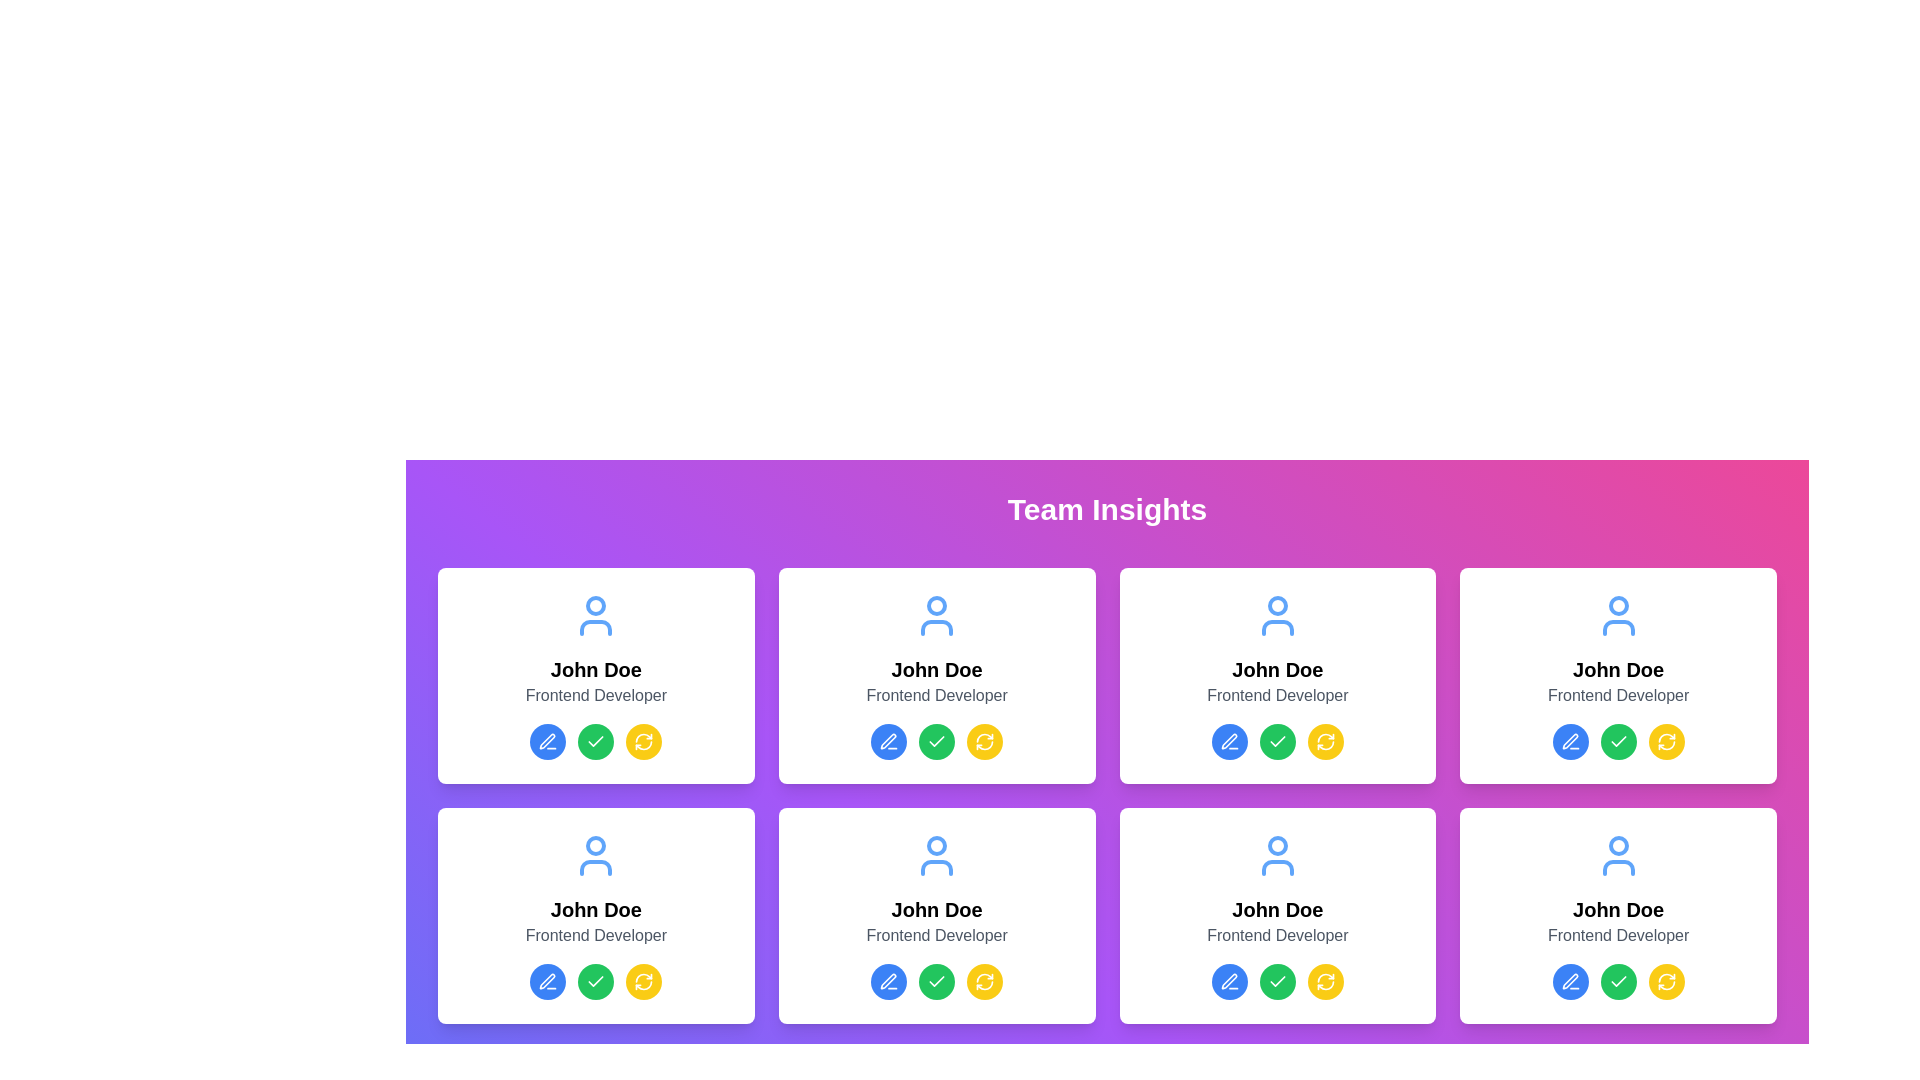 Image resolution: width=1920 pixels, height=1080 pixels. What do you see at coordinates (1569, 741) in the screenshot?
I see `the leftmost edit icon (pen icon) located at the bottom of the user card in the second column of the first row of a 3x4 grid layout to modify user details` at bounding box center [1569, 741].